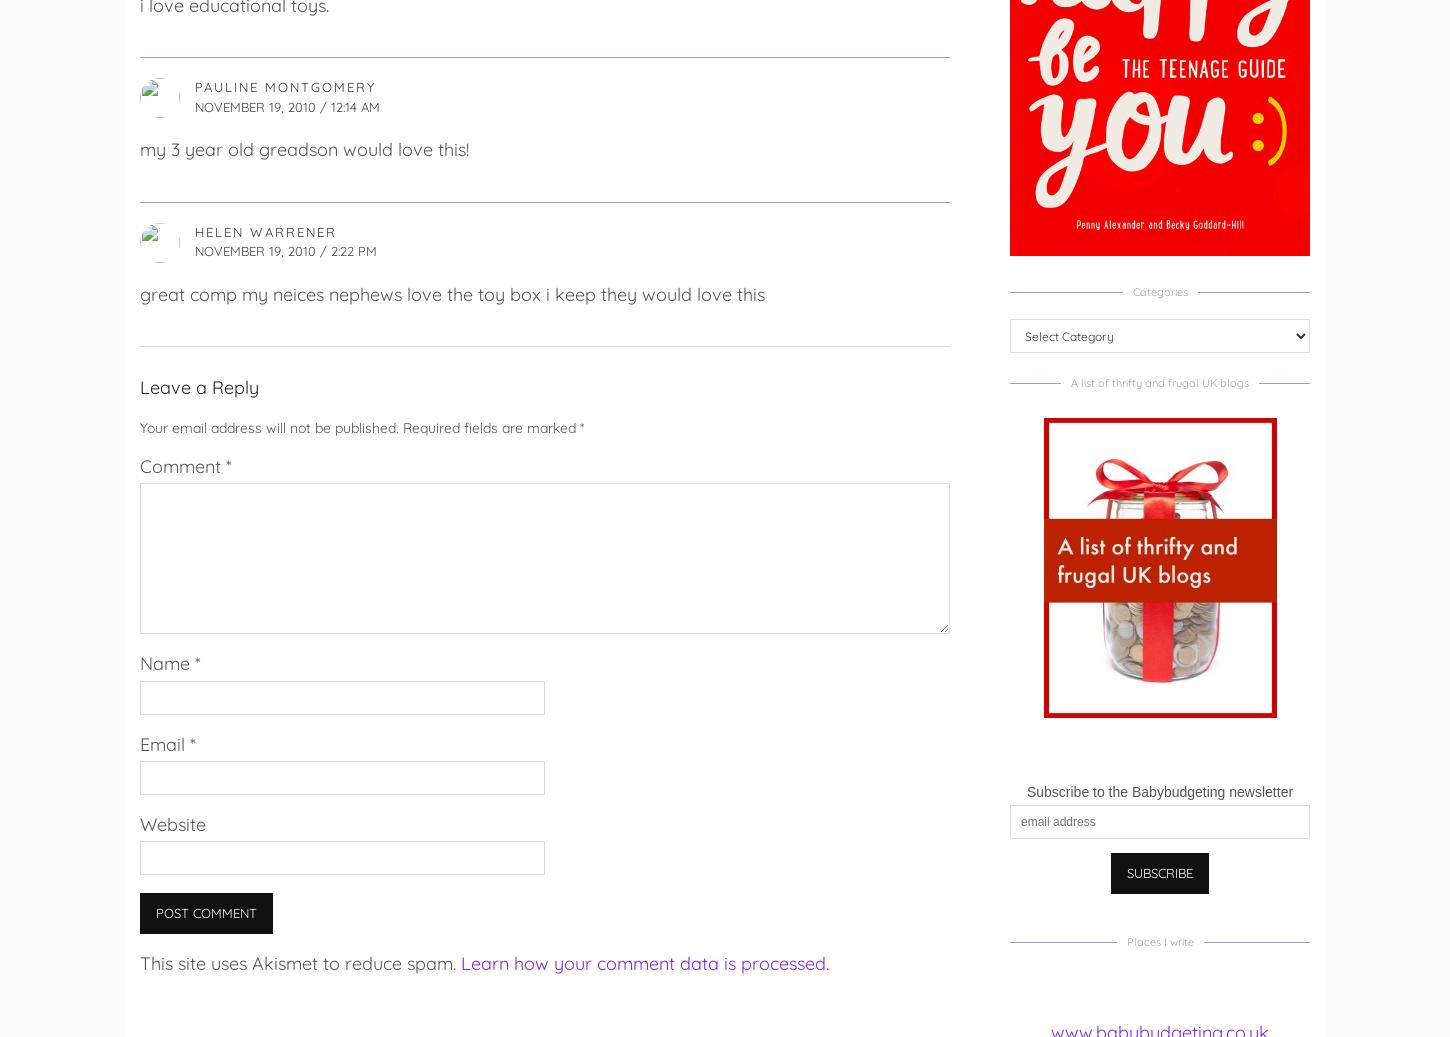 Image resolution: width=1450 pixels, height=1037 pixels. Describe the element at coordinates (269, 426) in the screenshot. I see `'Your email address will not be published.'` at that location.